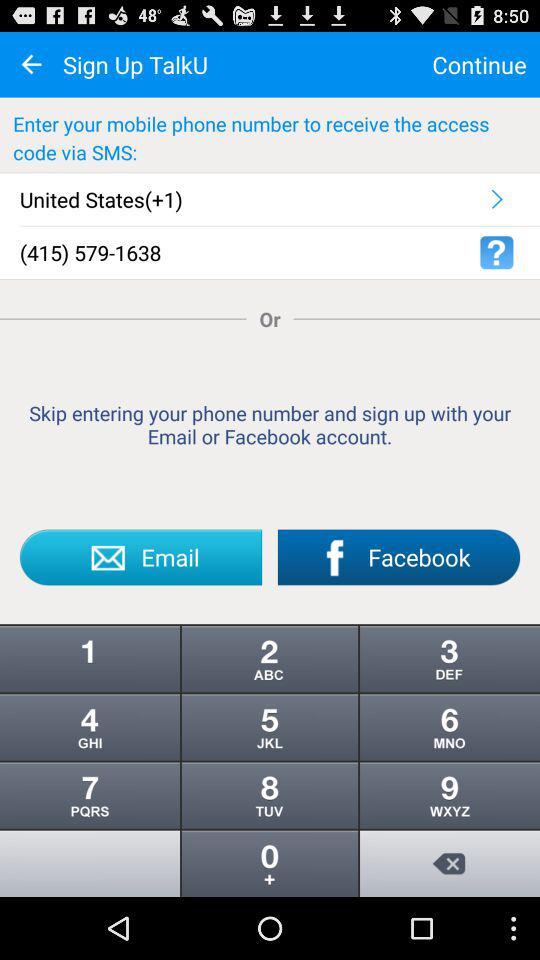 The width and height of the screenshot is (540, 960). Describe the element at coordinates (89, 705) in the screenshot. I see `the info icon` at that location.